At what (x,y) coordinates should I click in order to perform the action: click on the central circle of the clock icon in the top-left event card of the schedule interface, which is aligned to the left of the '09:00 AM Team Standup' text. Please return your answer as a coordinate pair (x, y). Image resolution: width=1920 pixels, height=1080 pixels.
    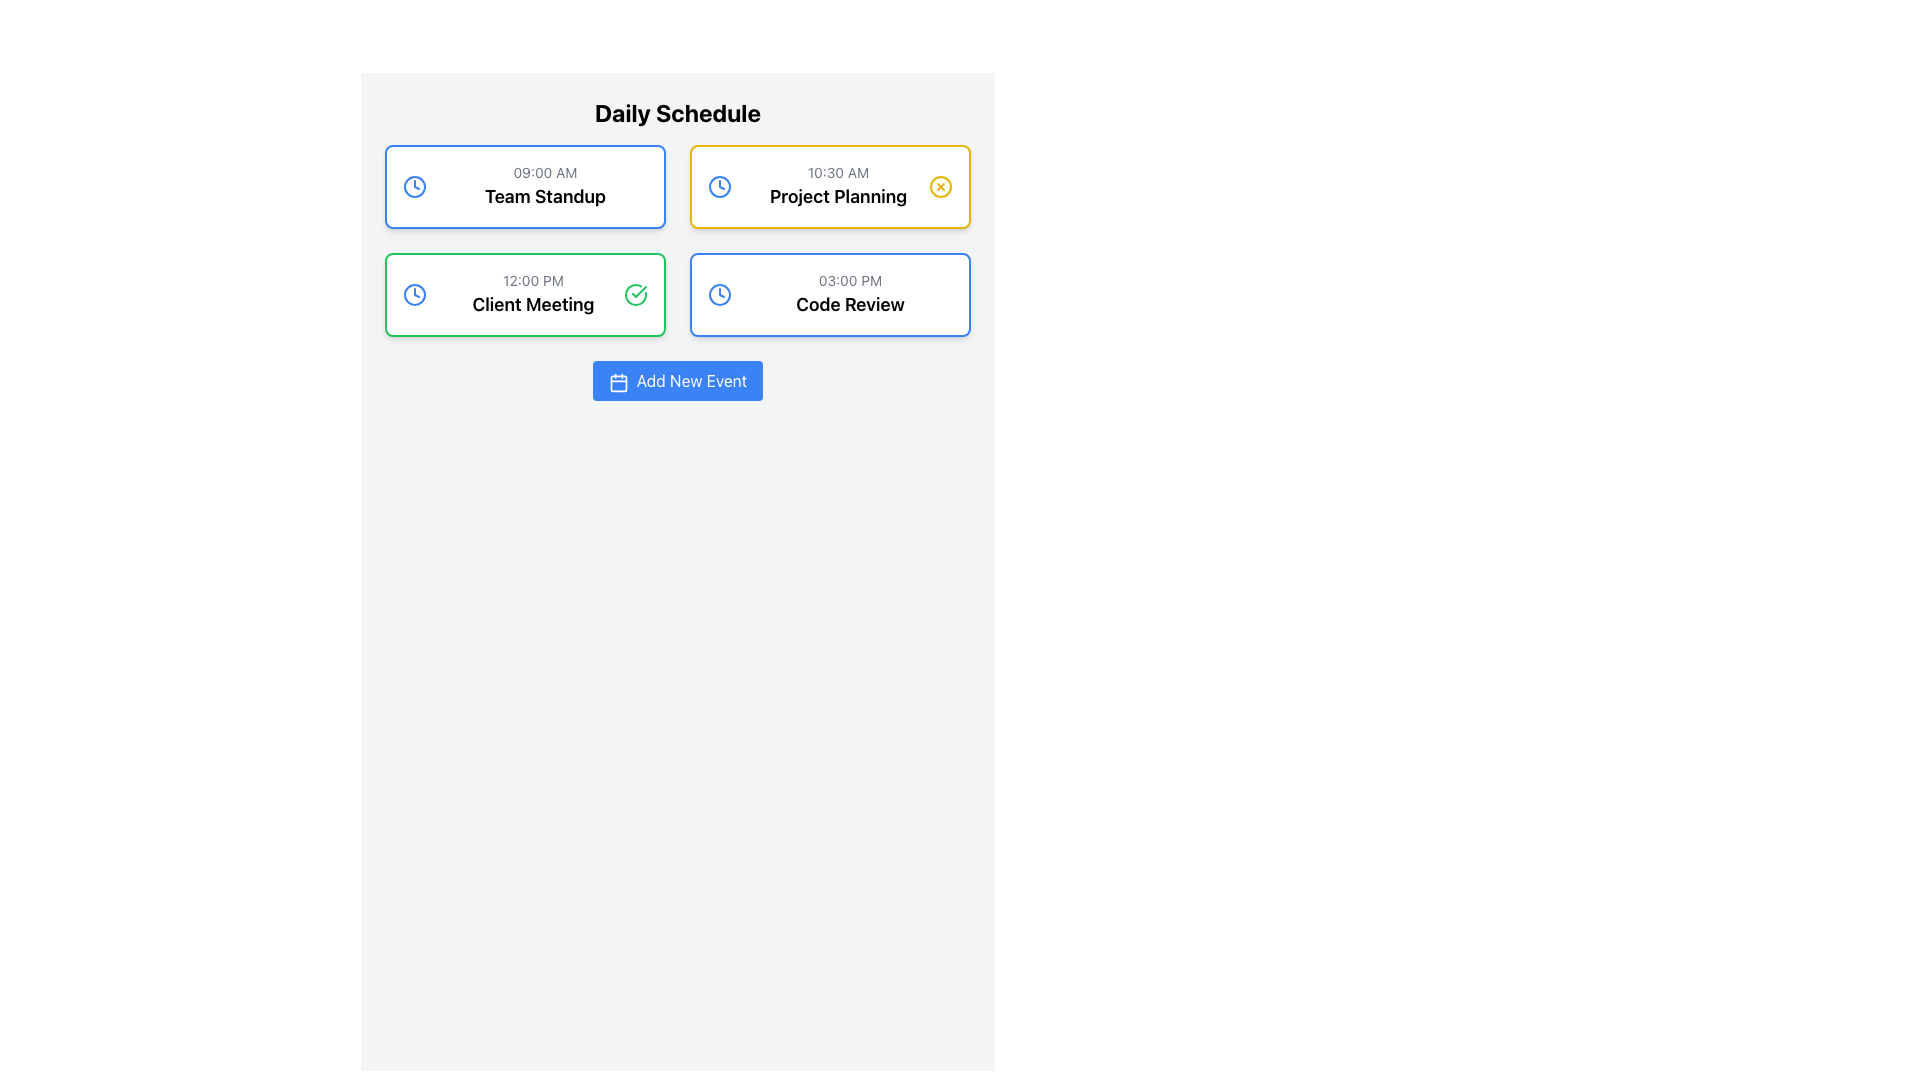
    Looking at the image, I should click on (413, 186).